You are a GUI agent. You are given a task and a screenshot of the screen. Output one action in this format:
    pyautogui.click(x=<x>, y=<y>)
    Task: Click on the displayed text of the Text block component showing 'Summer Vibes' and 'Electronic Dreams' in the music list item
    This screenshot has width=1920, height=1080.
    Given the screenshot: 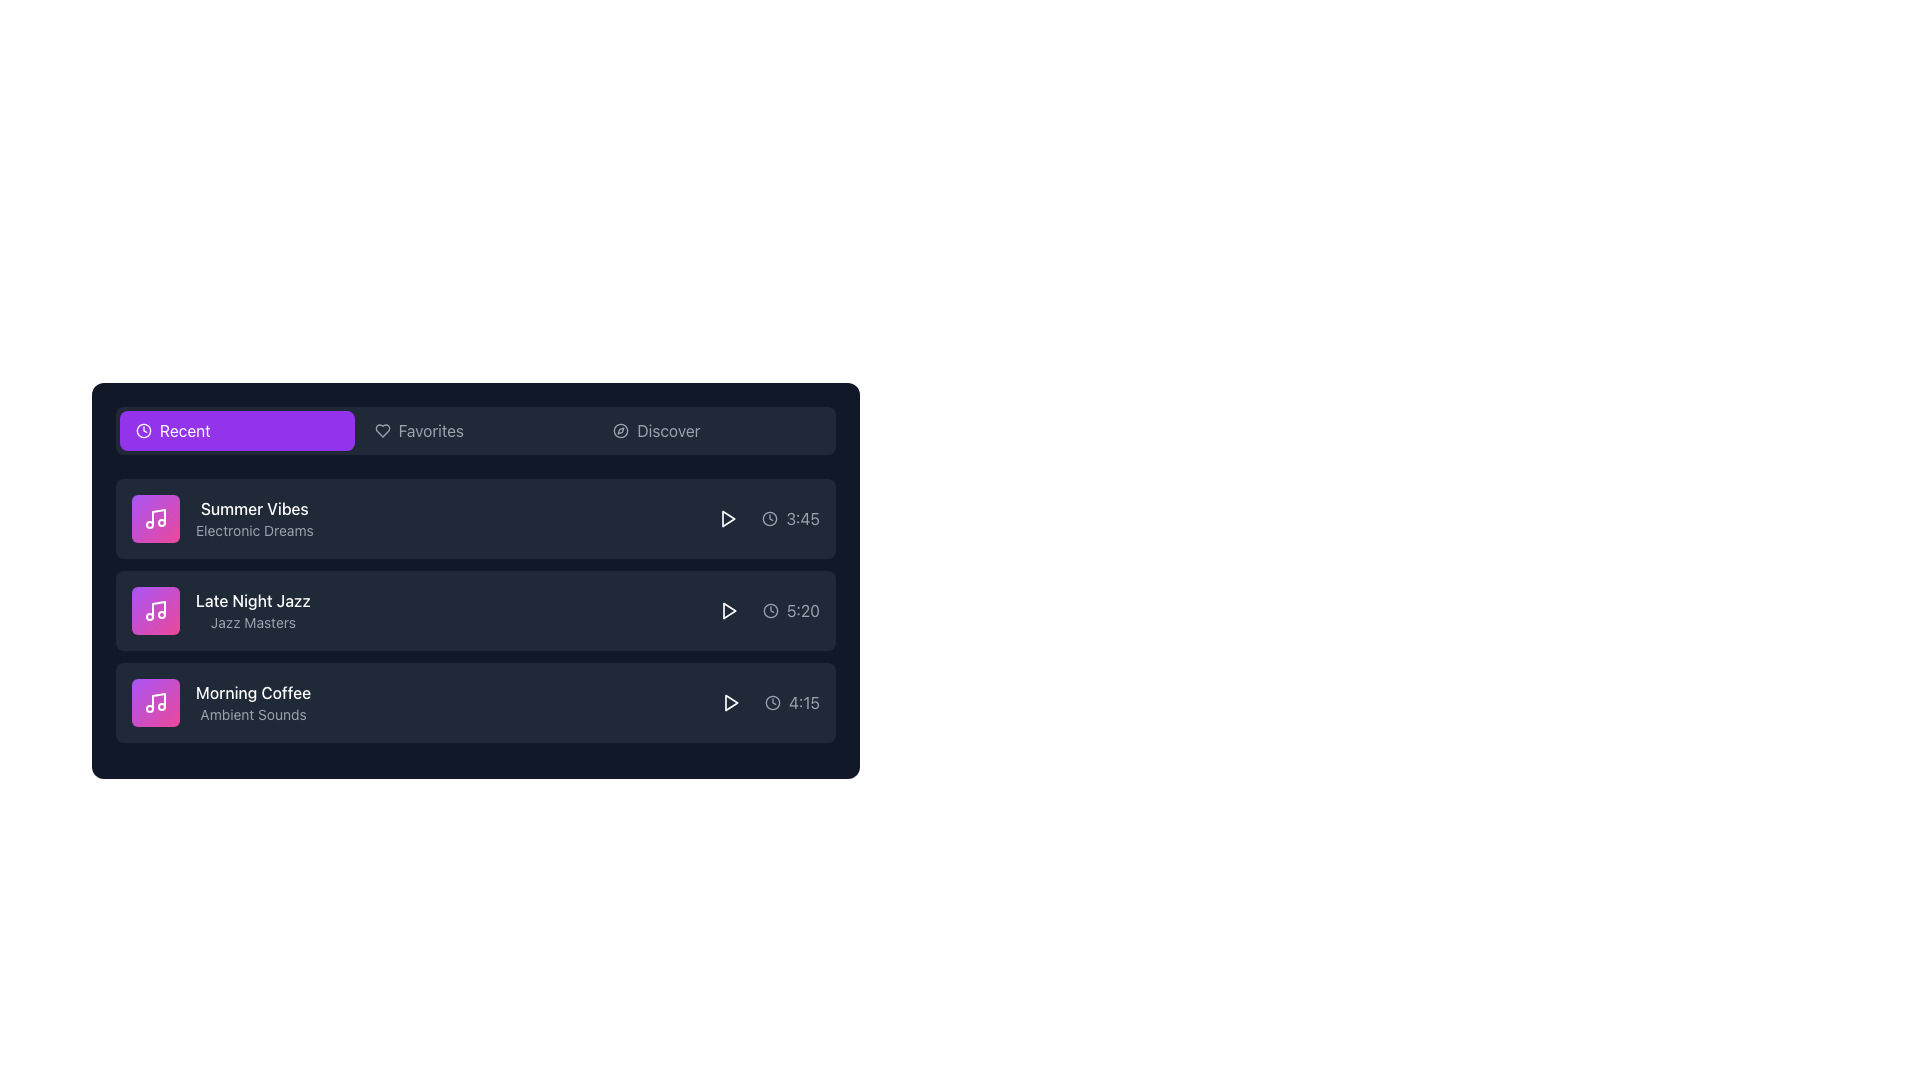 What is the action you would take?
    pyautogui.click(x=222, y=518)
    